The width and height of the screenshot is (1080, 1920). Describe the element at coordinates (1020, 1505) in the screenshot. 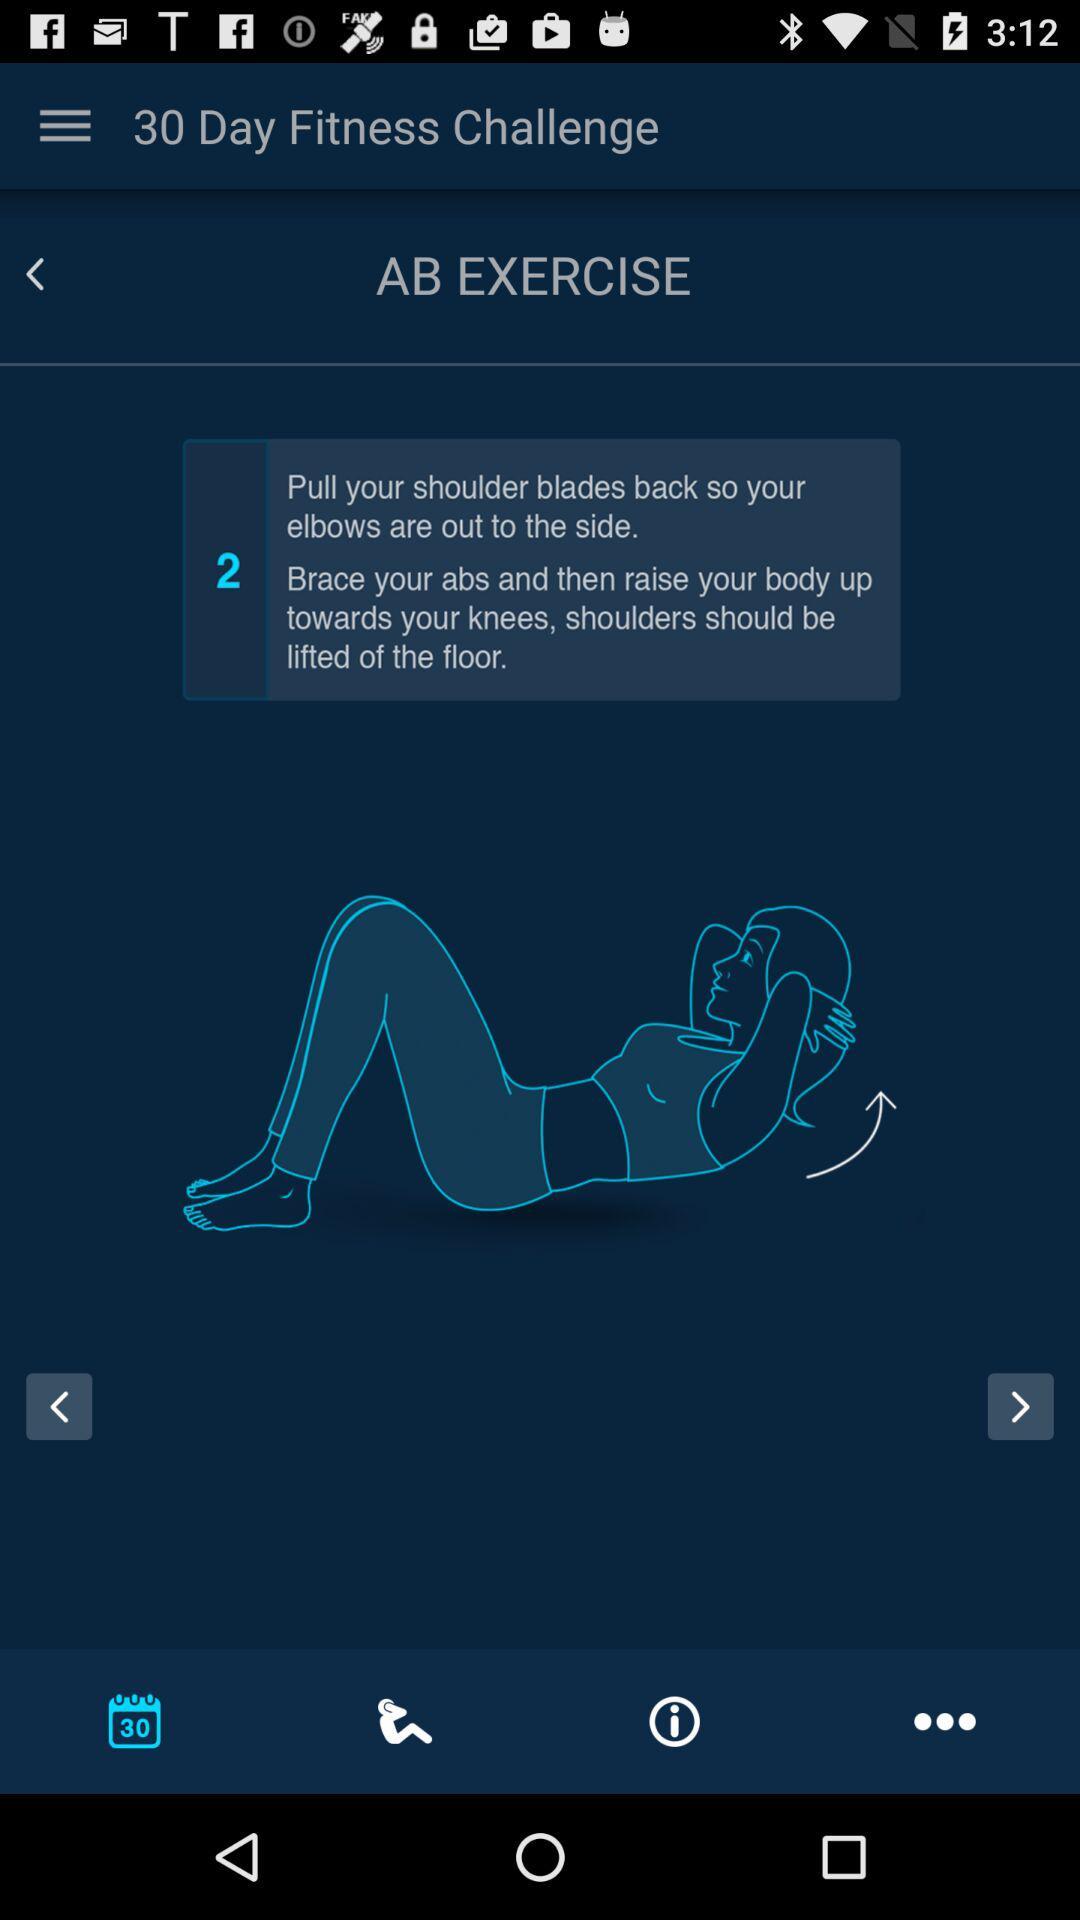

I see `the arrow_forward icon` at that location.